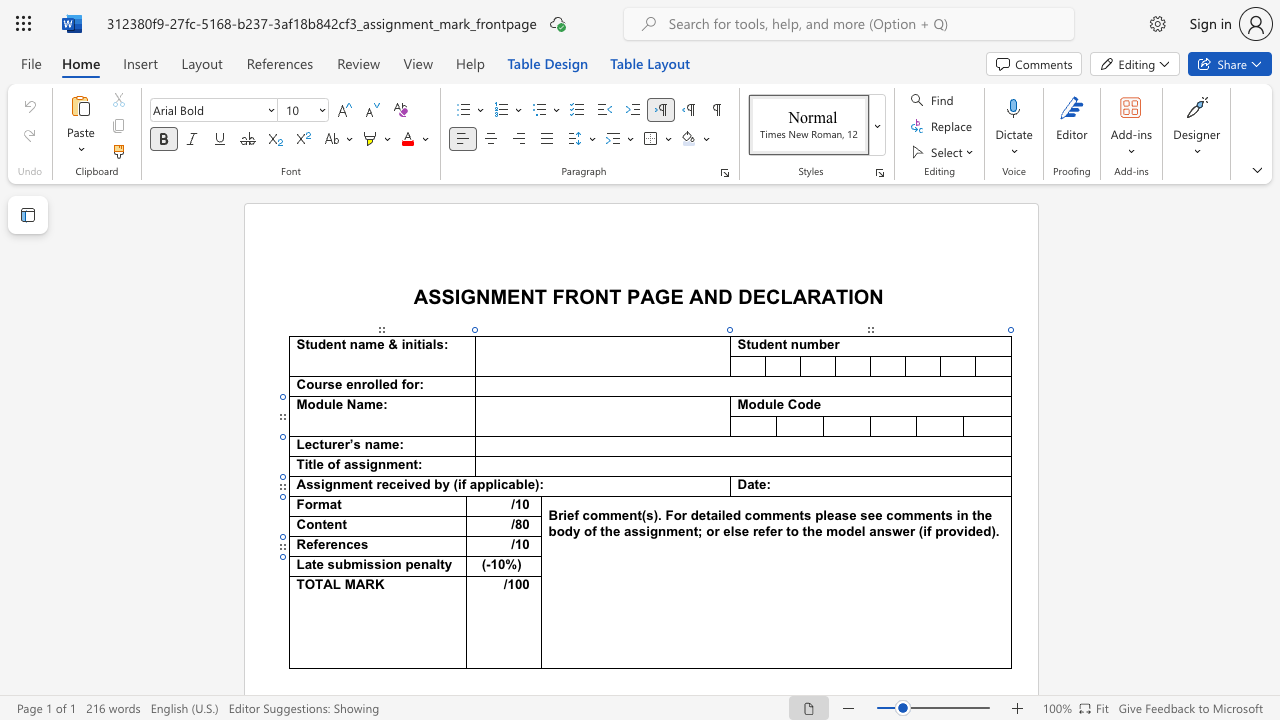 The image size is (1280, 720). I want to click on the 1th character "R" in the text, so click(370, 585).